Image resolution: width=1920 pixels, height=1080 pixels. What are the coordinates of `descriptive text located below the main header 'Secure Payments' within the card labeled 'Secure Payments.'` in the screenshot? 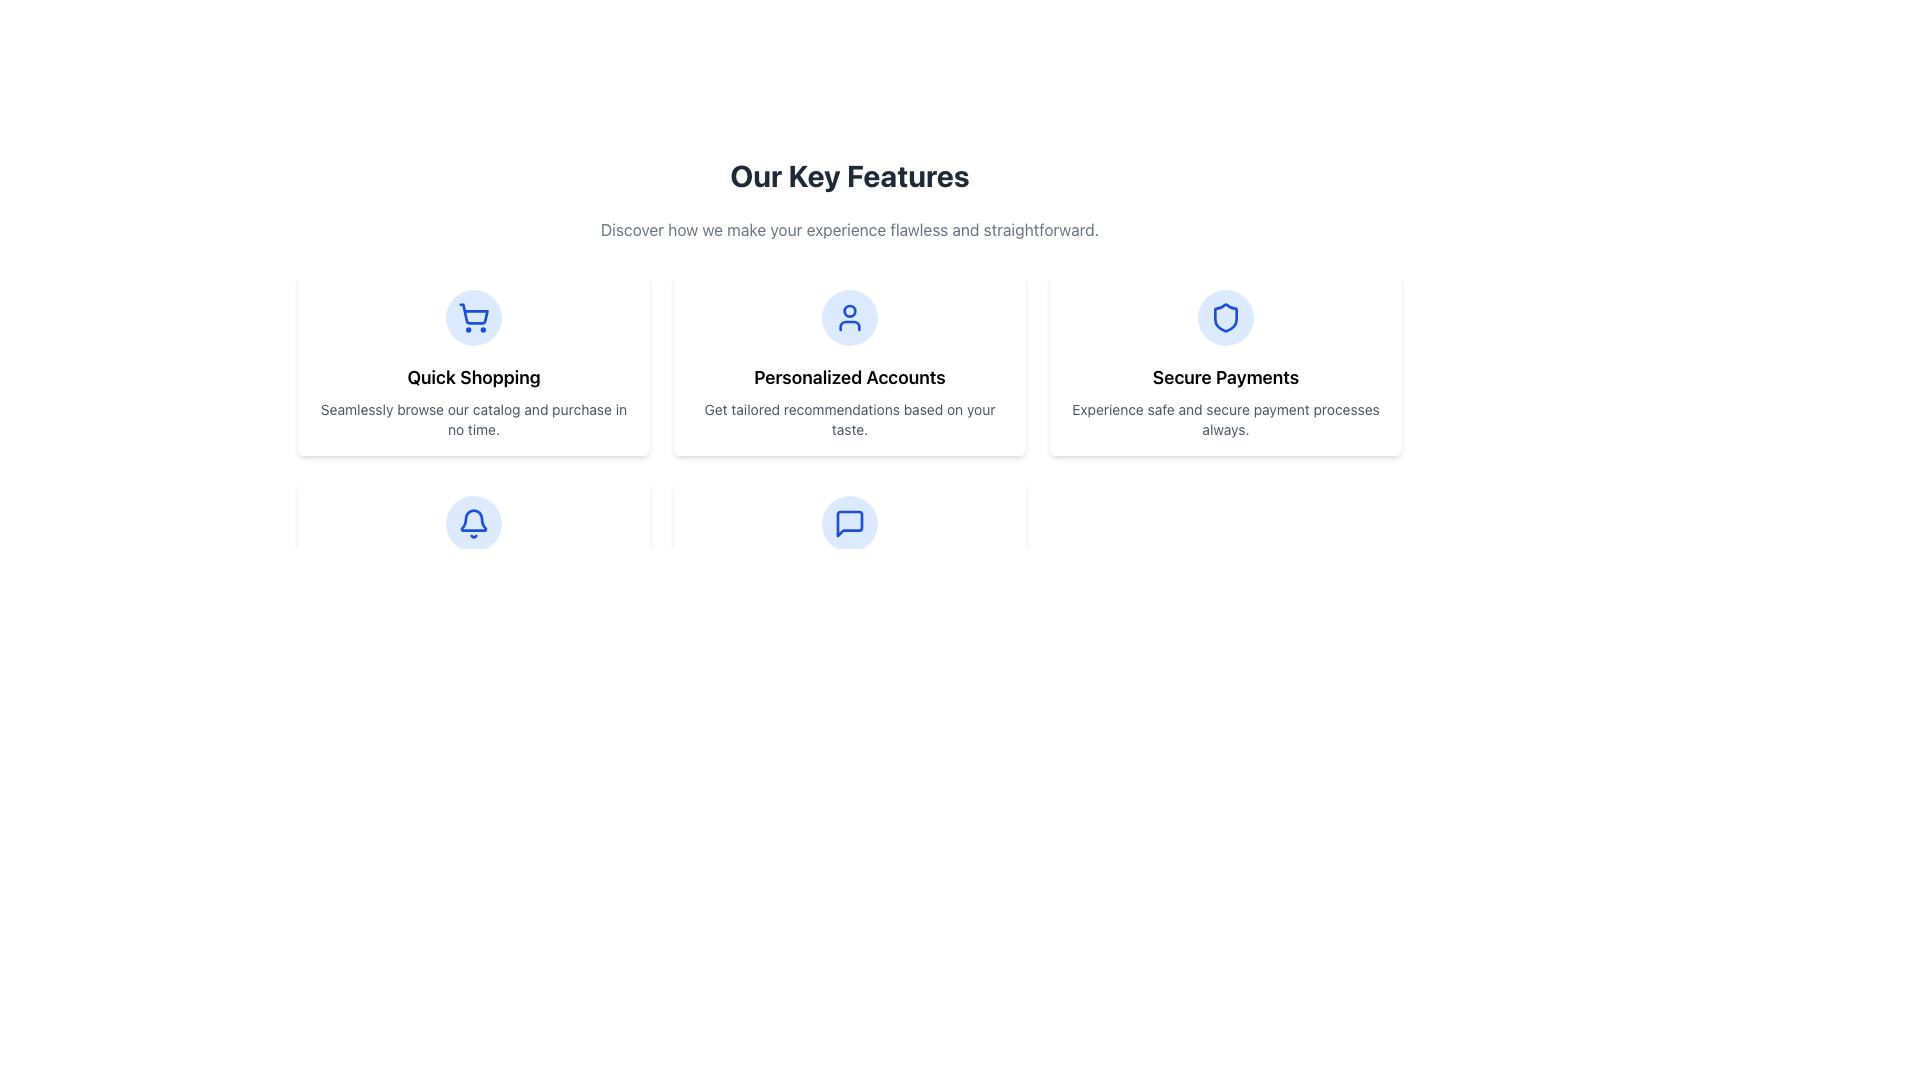 It's located at (1224, 419).